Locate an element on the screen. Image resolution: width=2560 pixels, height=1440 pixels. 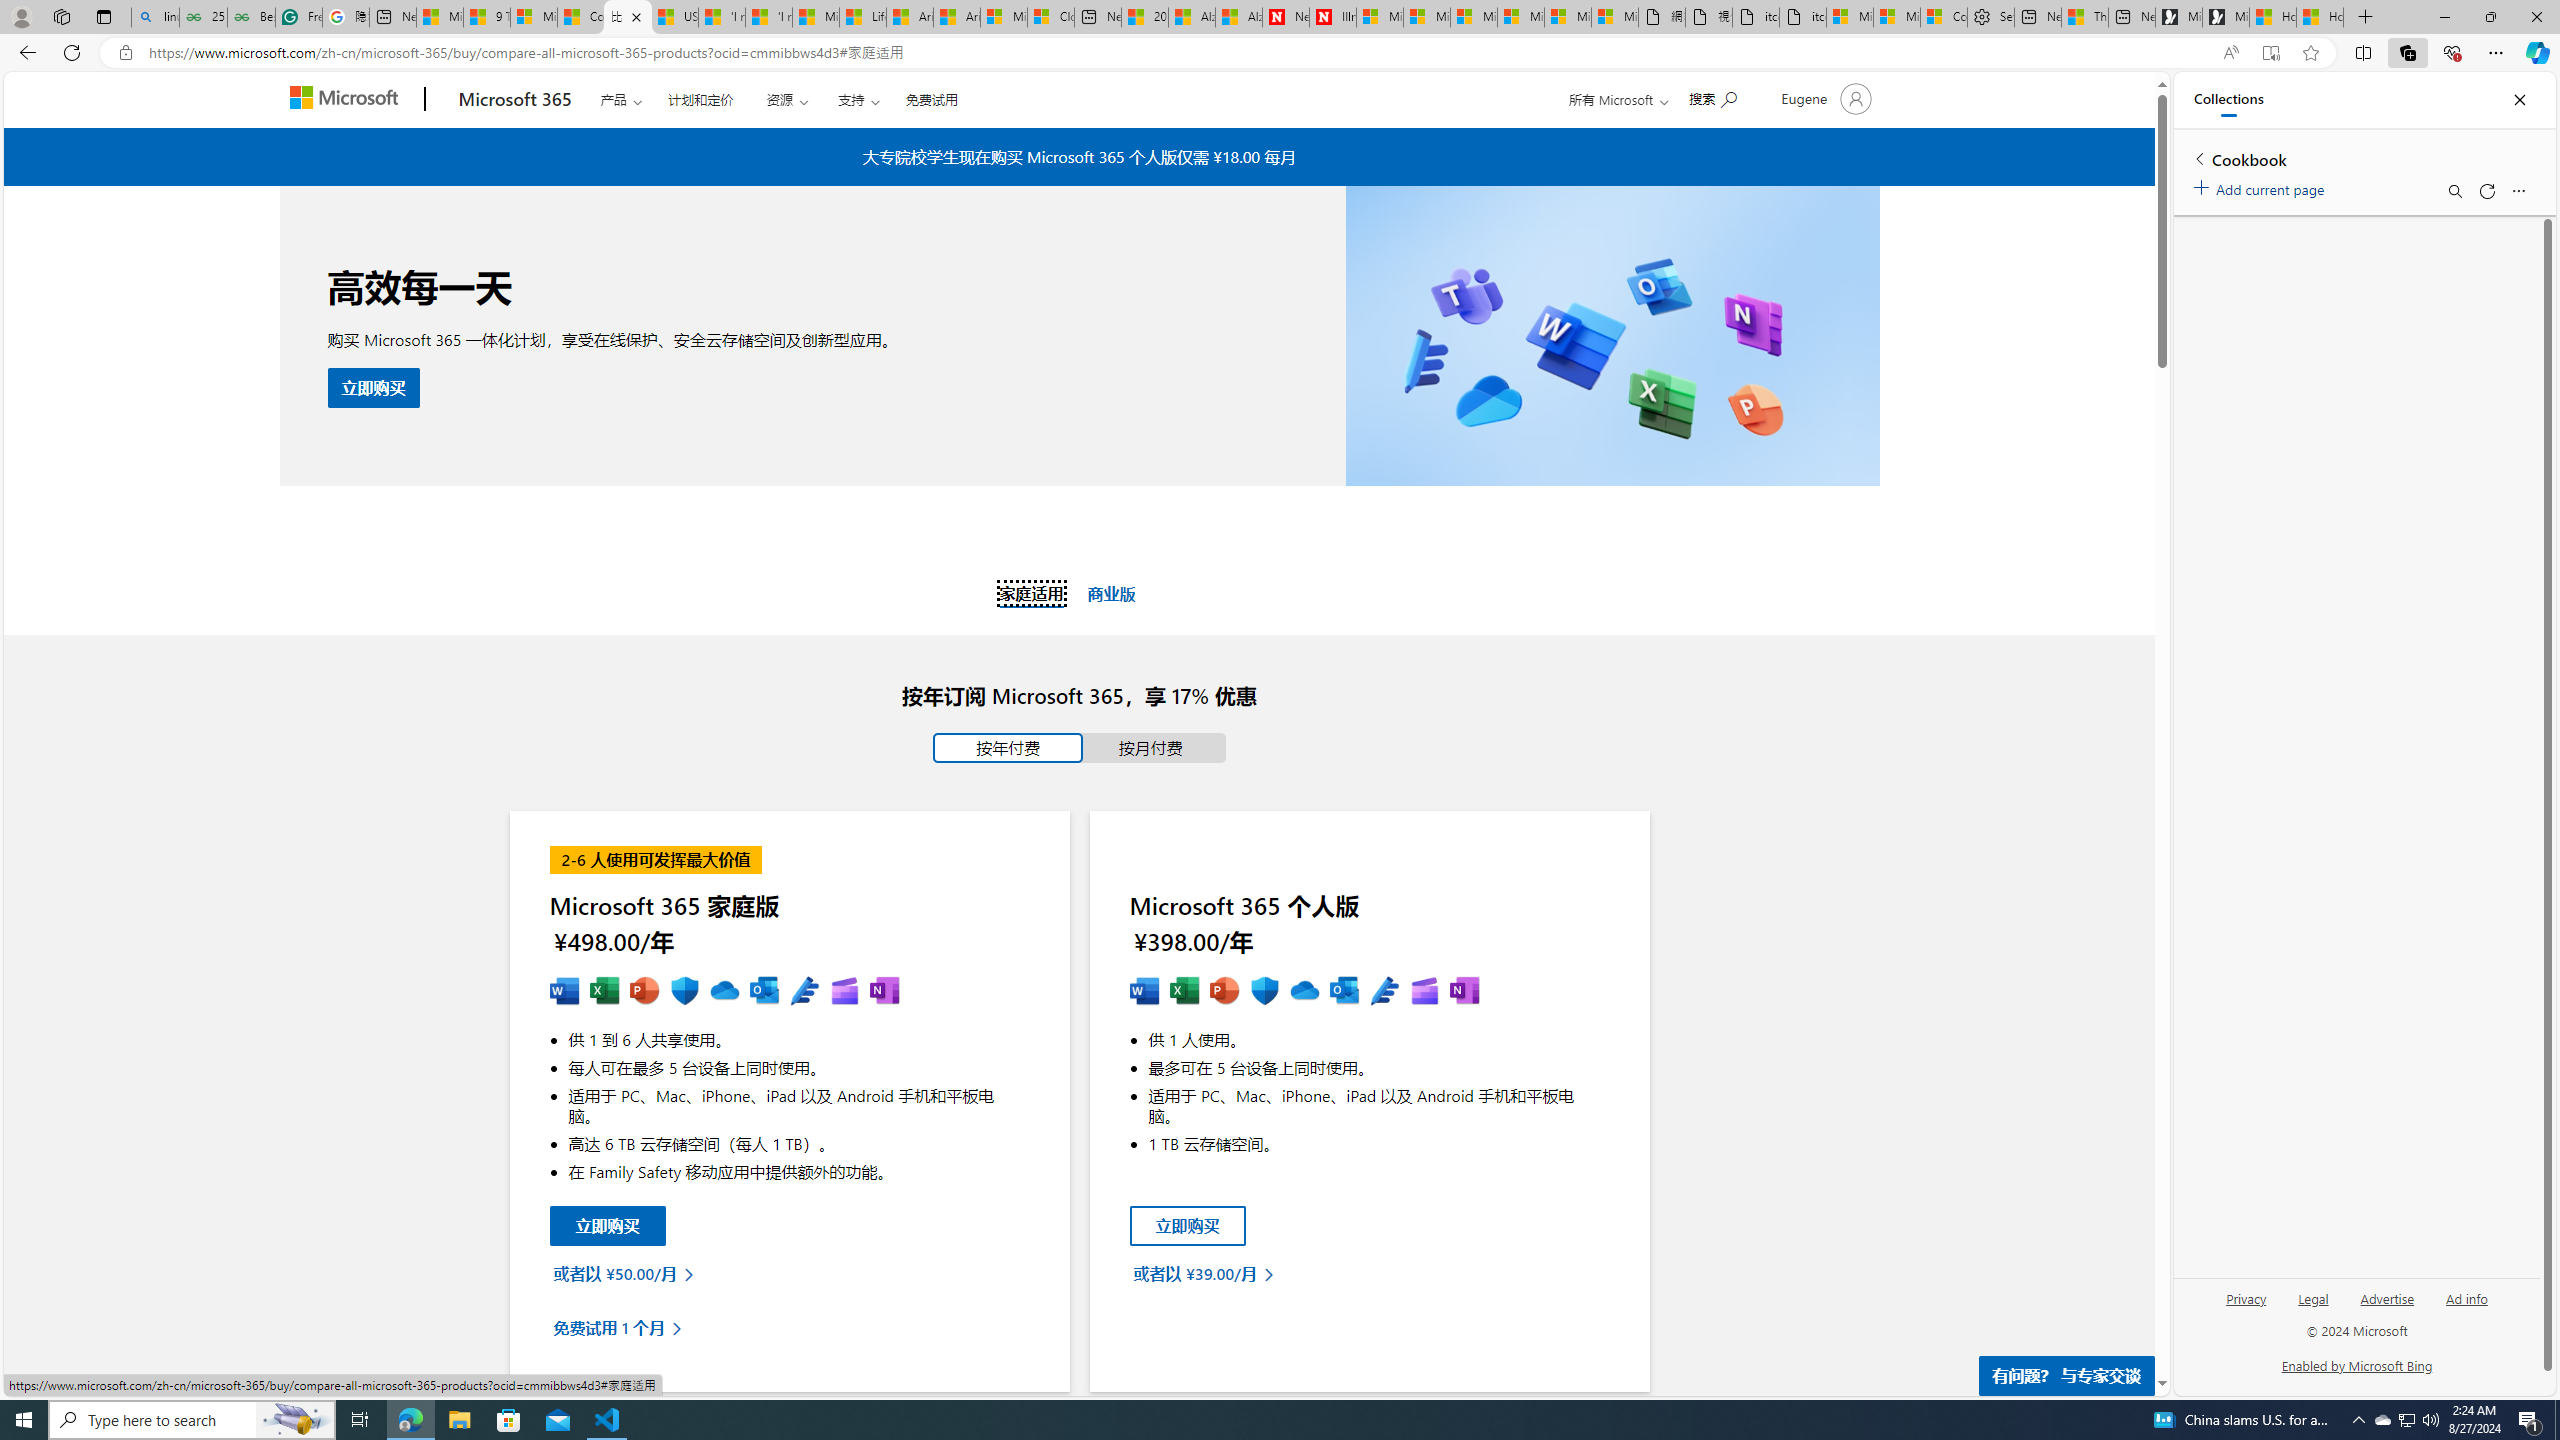
'Consumer Health Data Privacy Policy' is located at coordinates (1944, 16).